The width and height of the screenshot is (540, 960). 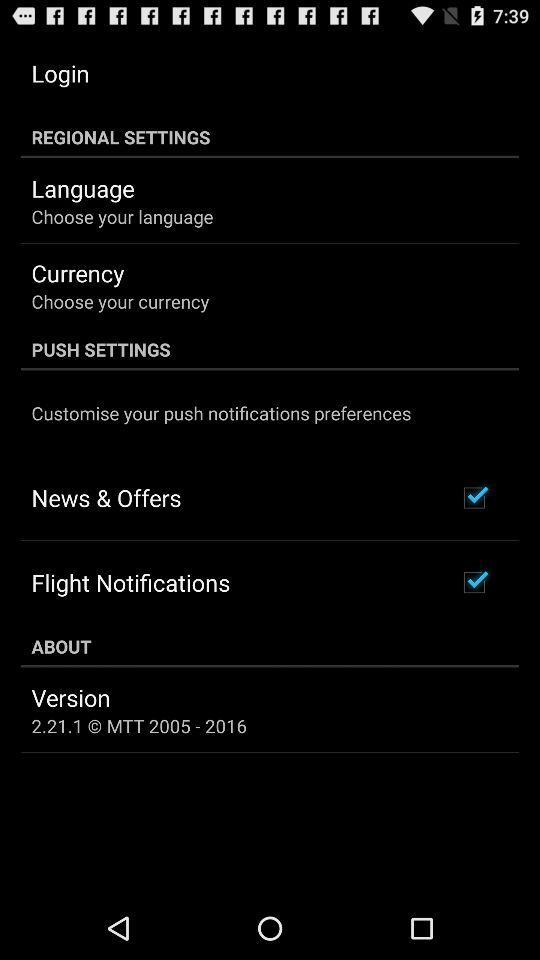 What do you see at coordinates (220, 412) in the screenshot?
I see `icon below push settings app` at bounding box center [220, 412].